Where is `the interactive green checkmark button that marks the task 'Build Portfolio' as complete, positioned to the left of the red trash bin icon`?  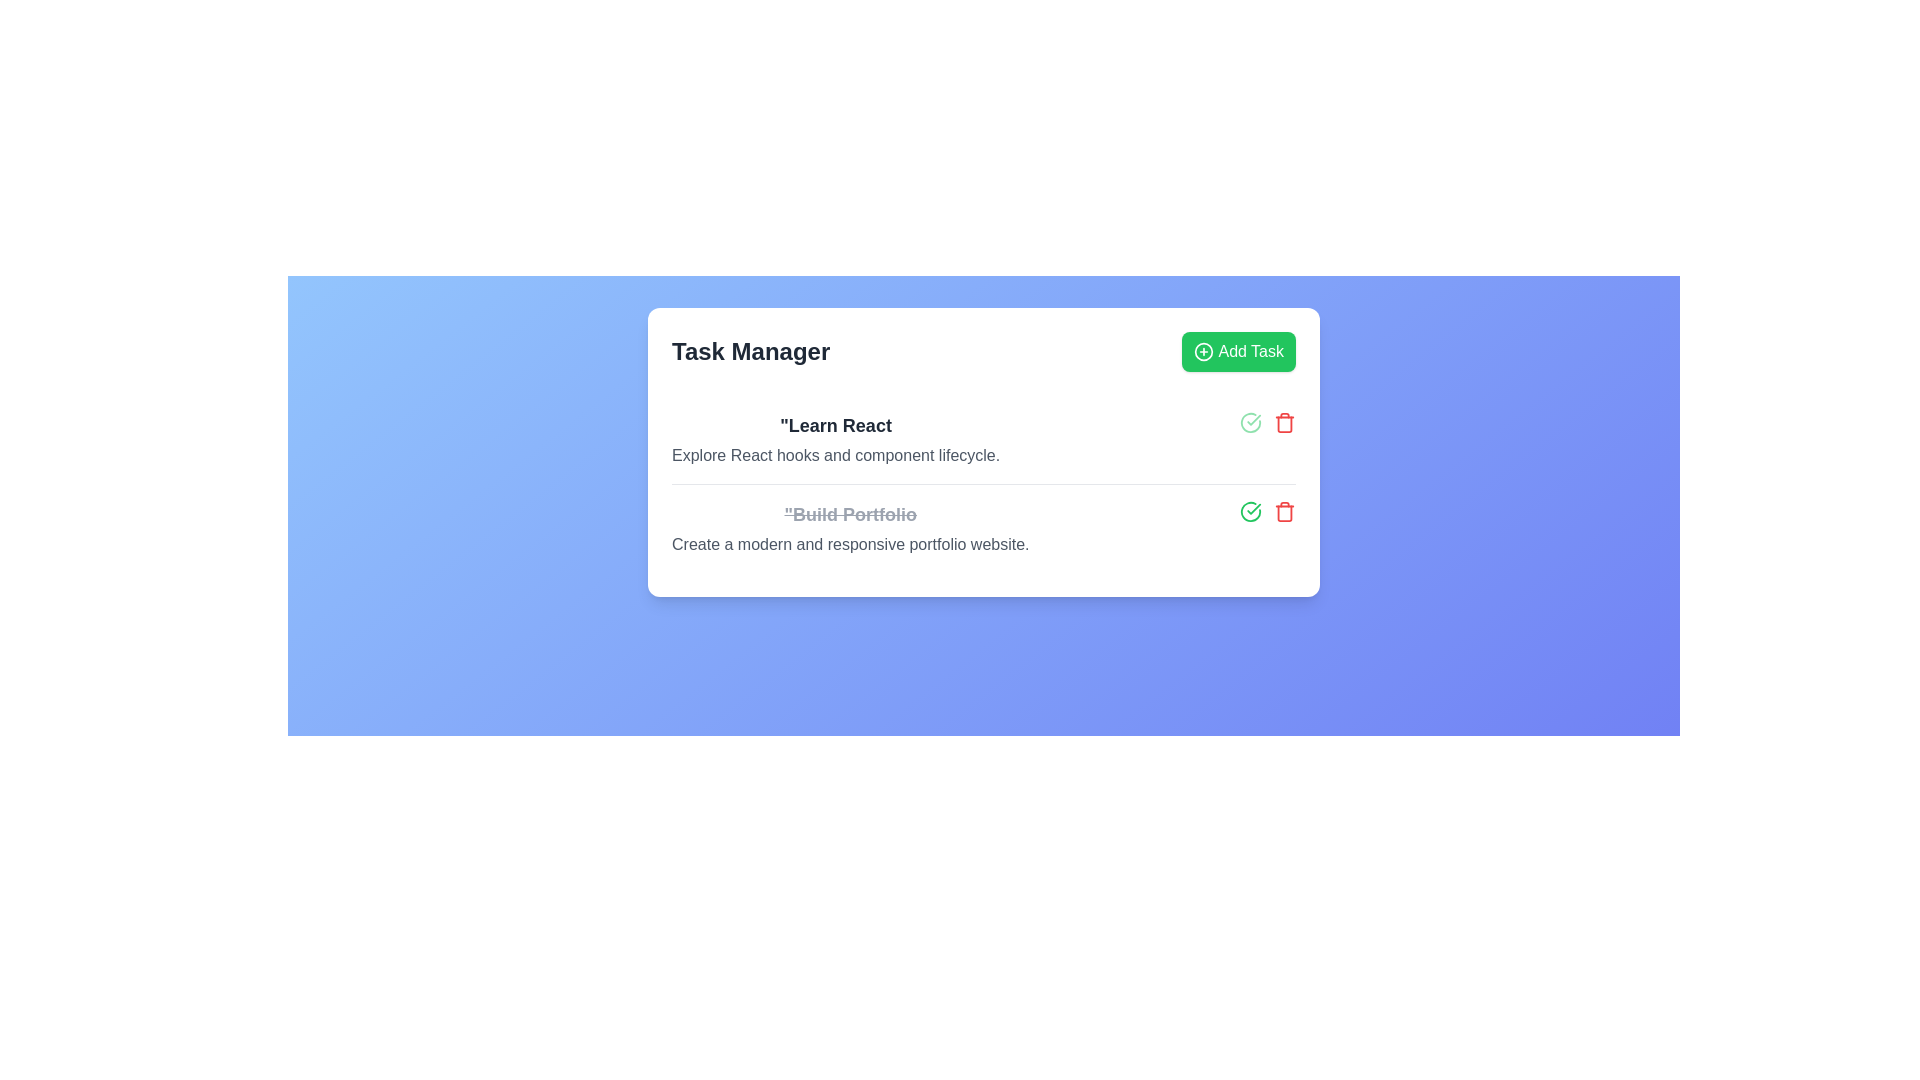
the interactive green checkmark button that marks the task 'Build Portfolio' as complete, positioned to the left of the red trash bin icon is located at coordinates (1250, 422).